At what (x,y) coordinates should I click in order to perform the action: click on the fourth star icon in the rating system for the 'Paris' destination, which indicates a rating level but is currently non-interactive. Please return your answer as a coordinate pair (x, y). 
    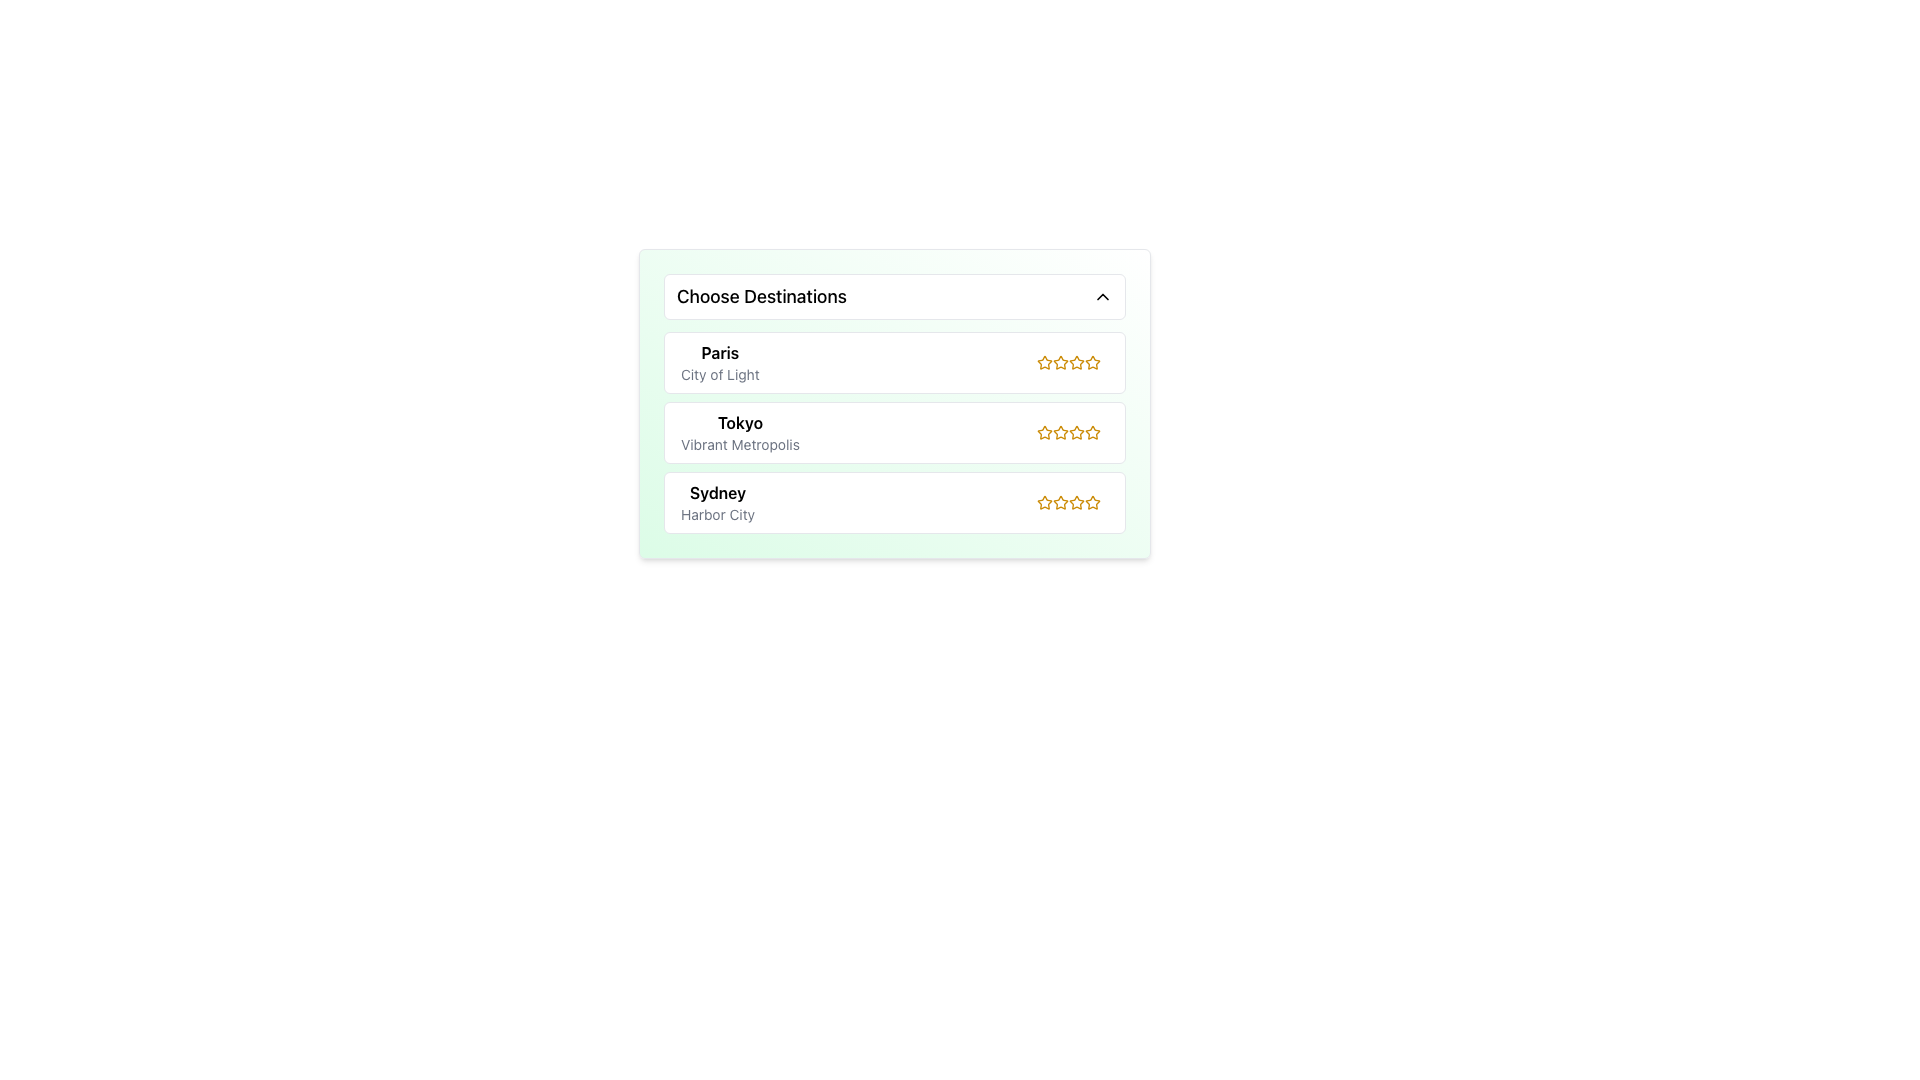
    Looking at the image, I should click on (1075, 362).